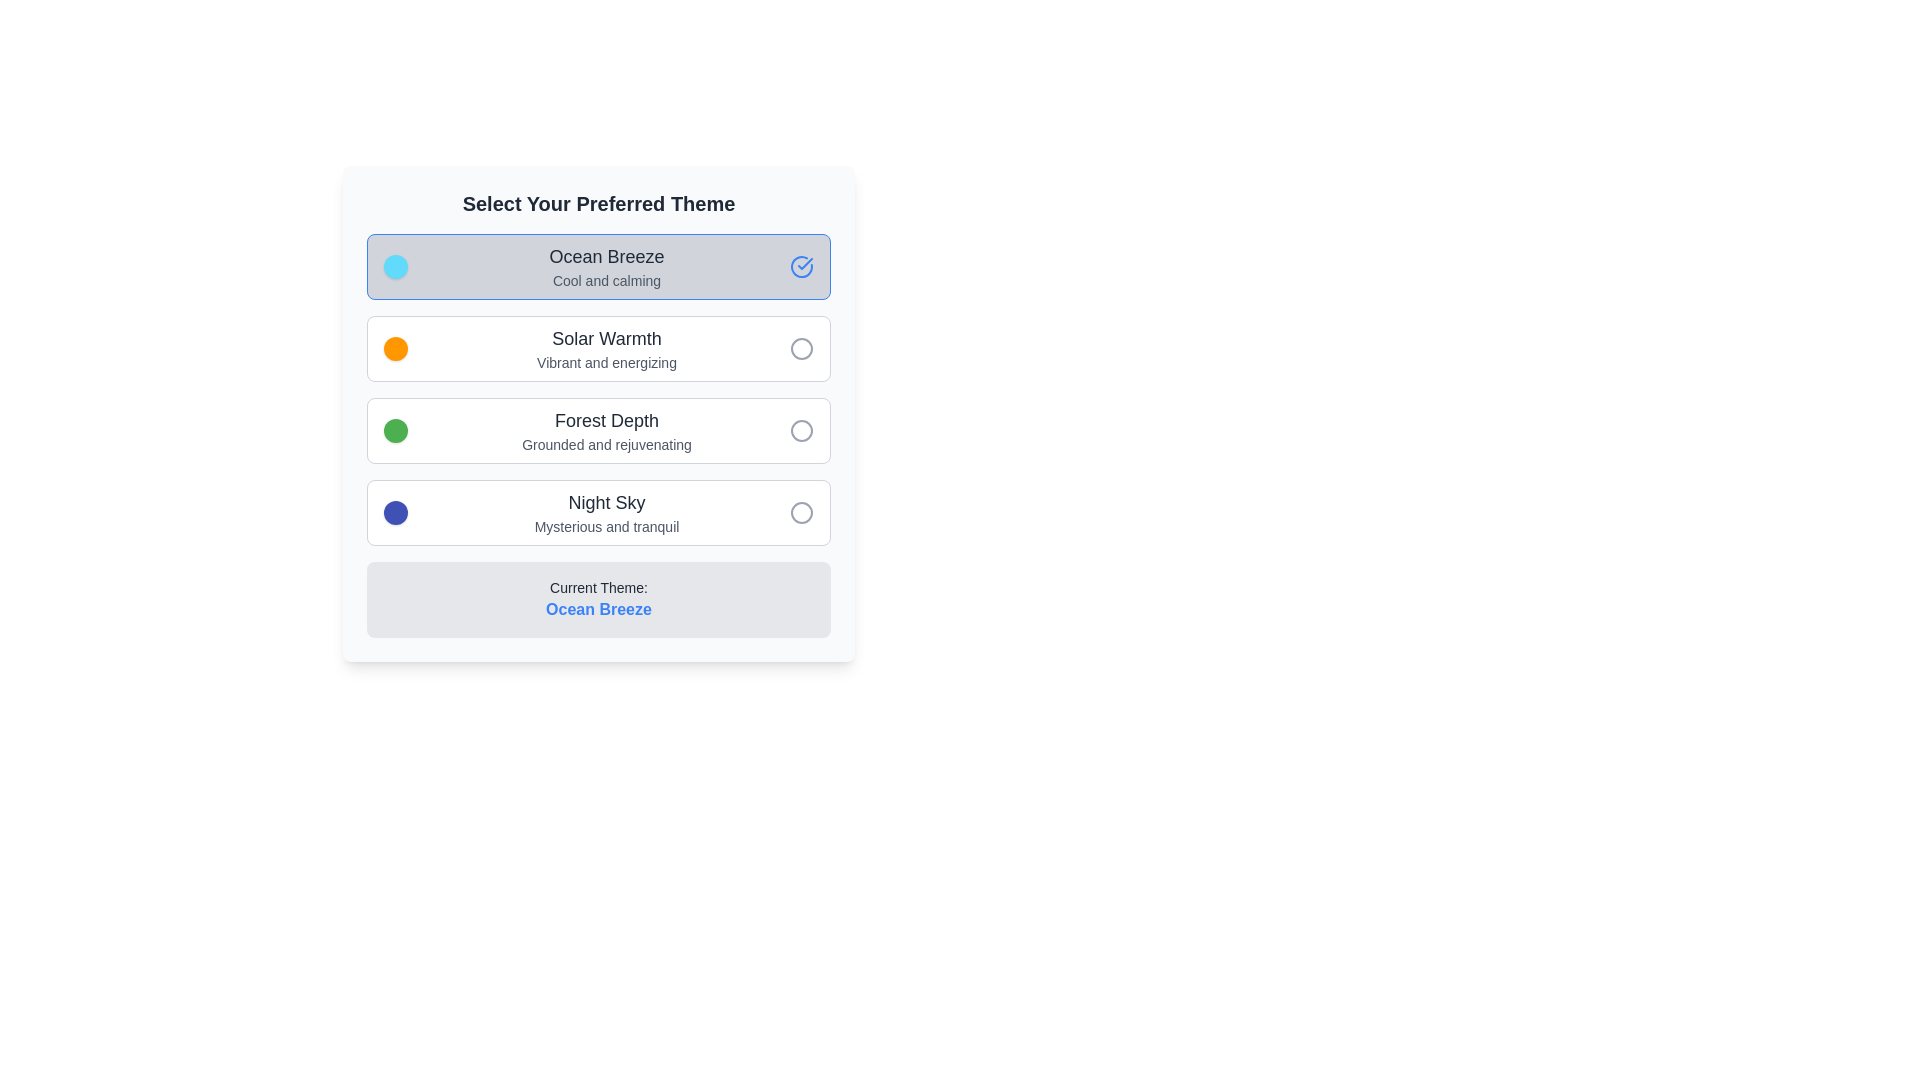  What do you see at coordinates (605, 281) in the screenshot?
I see `the text label that displays 'Cool and calming', which is styled in a small-sized, light gray font and located below 'Ocean Breeze'` at bounding box center [605, 281].